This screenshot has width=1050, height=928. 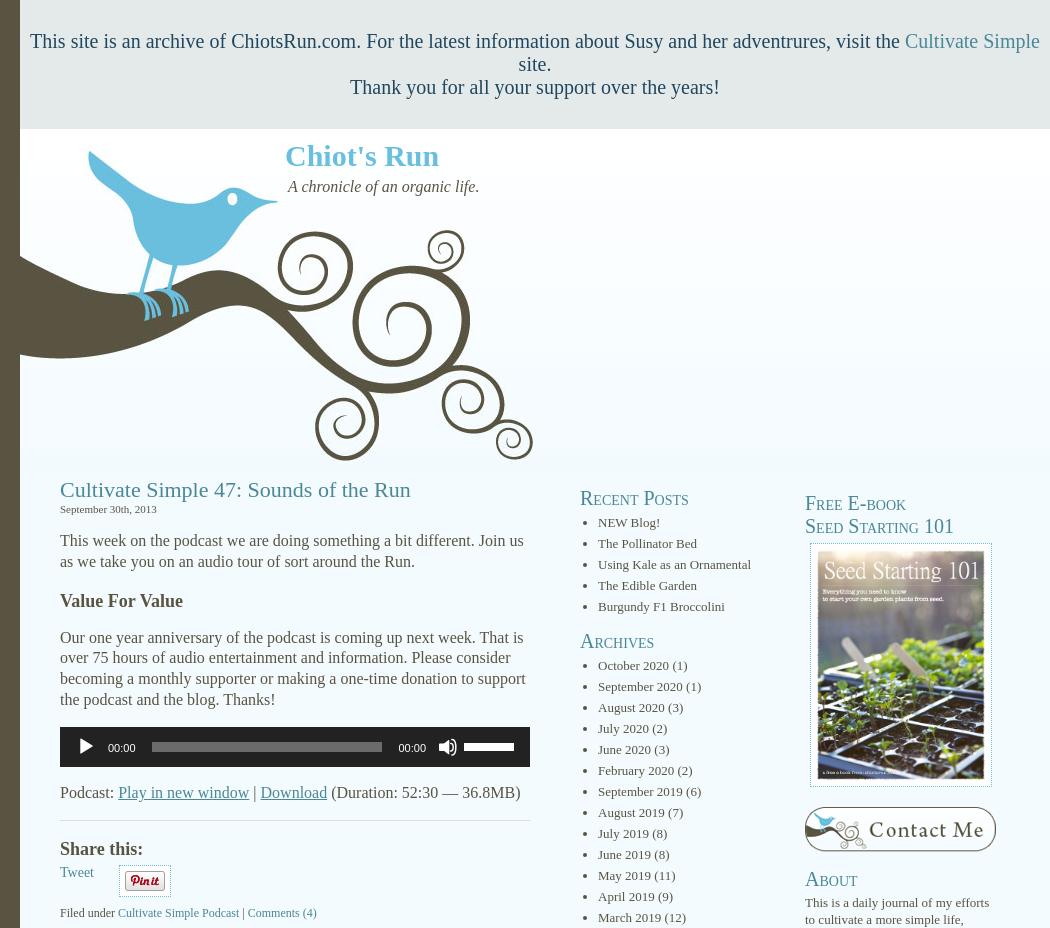 I want to click on 'March 2019', so click(x=596, y=917).